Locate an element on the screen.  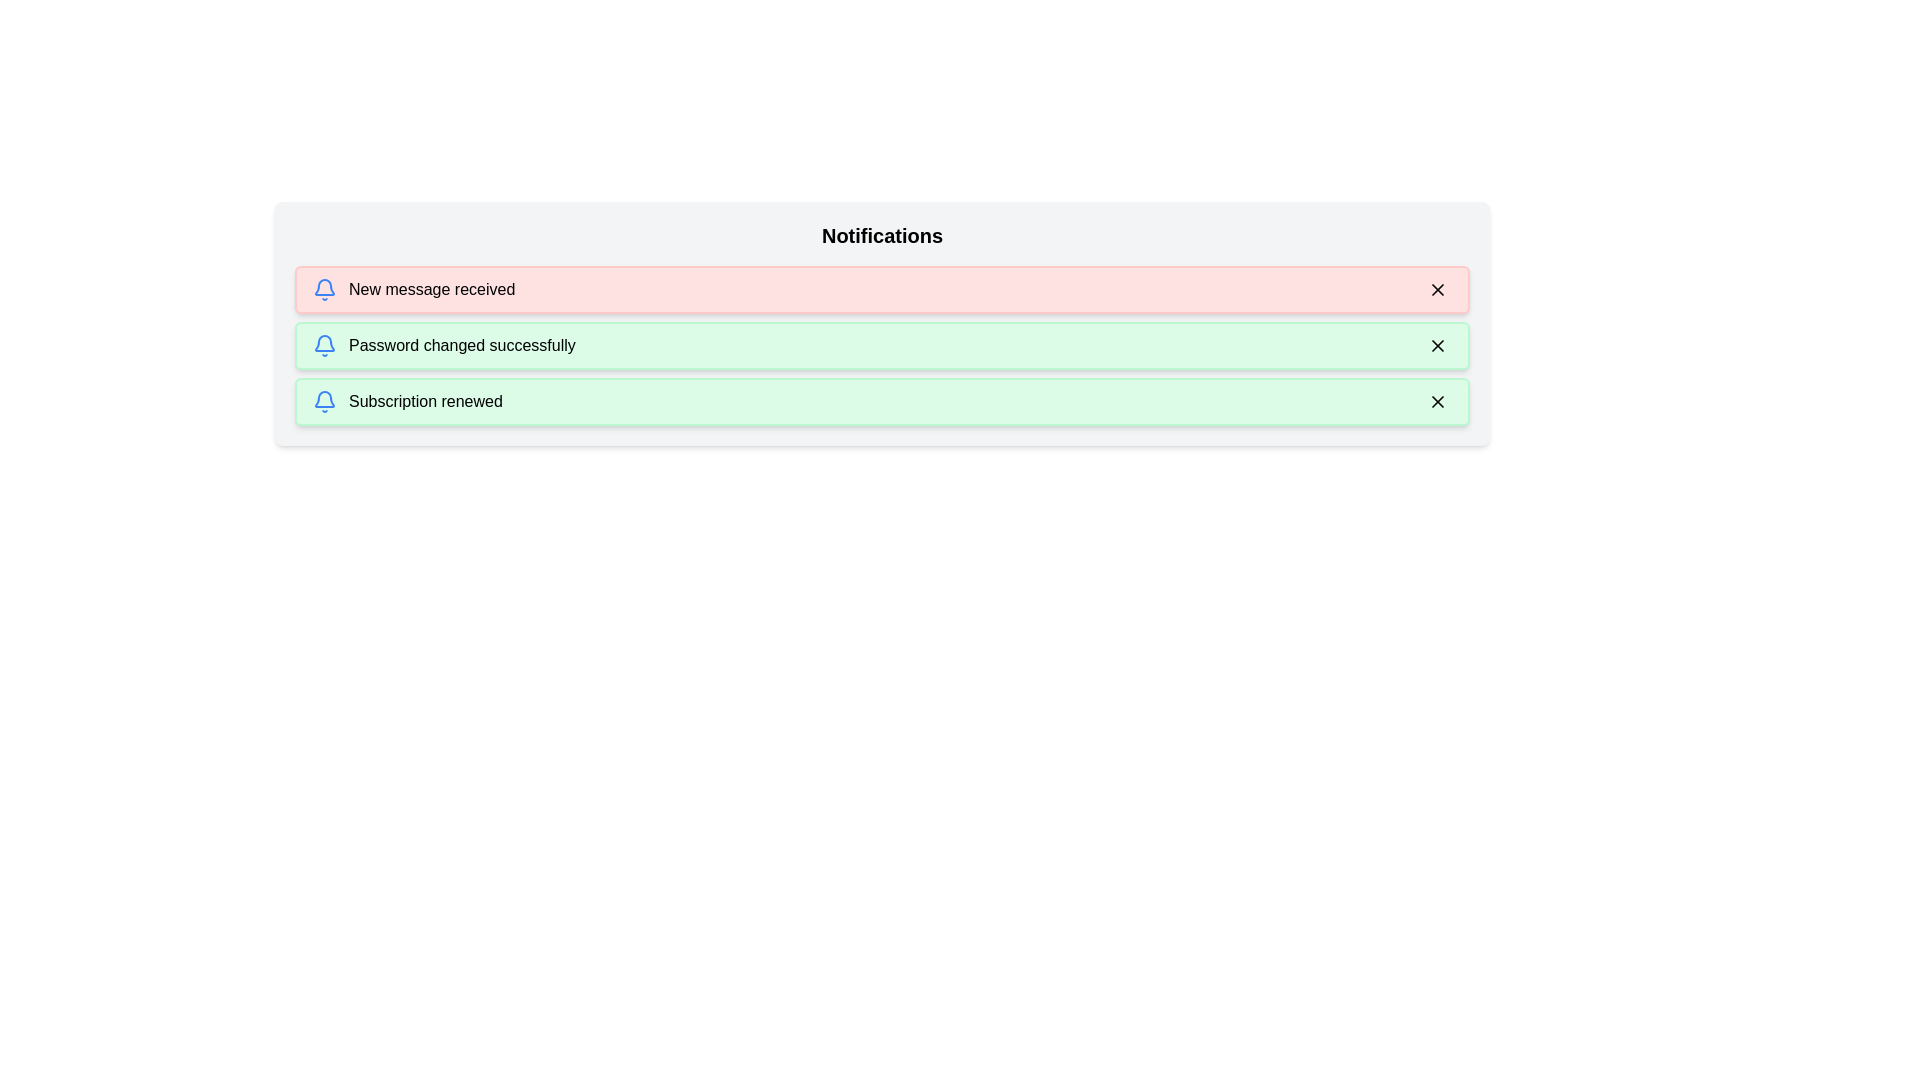
the notification icon, which is a bell symbol indicating alerts or messages, located at the topmost position in the notifications list is located at coordinates (325, 289).